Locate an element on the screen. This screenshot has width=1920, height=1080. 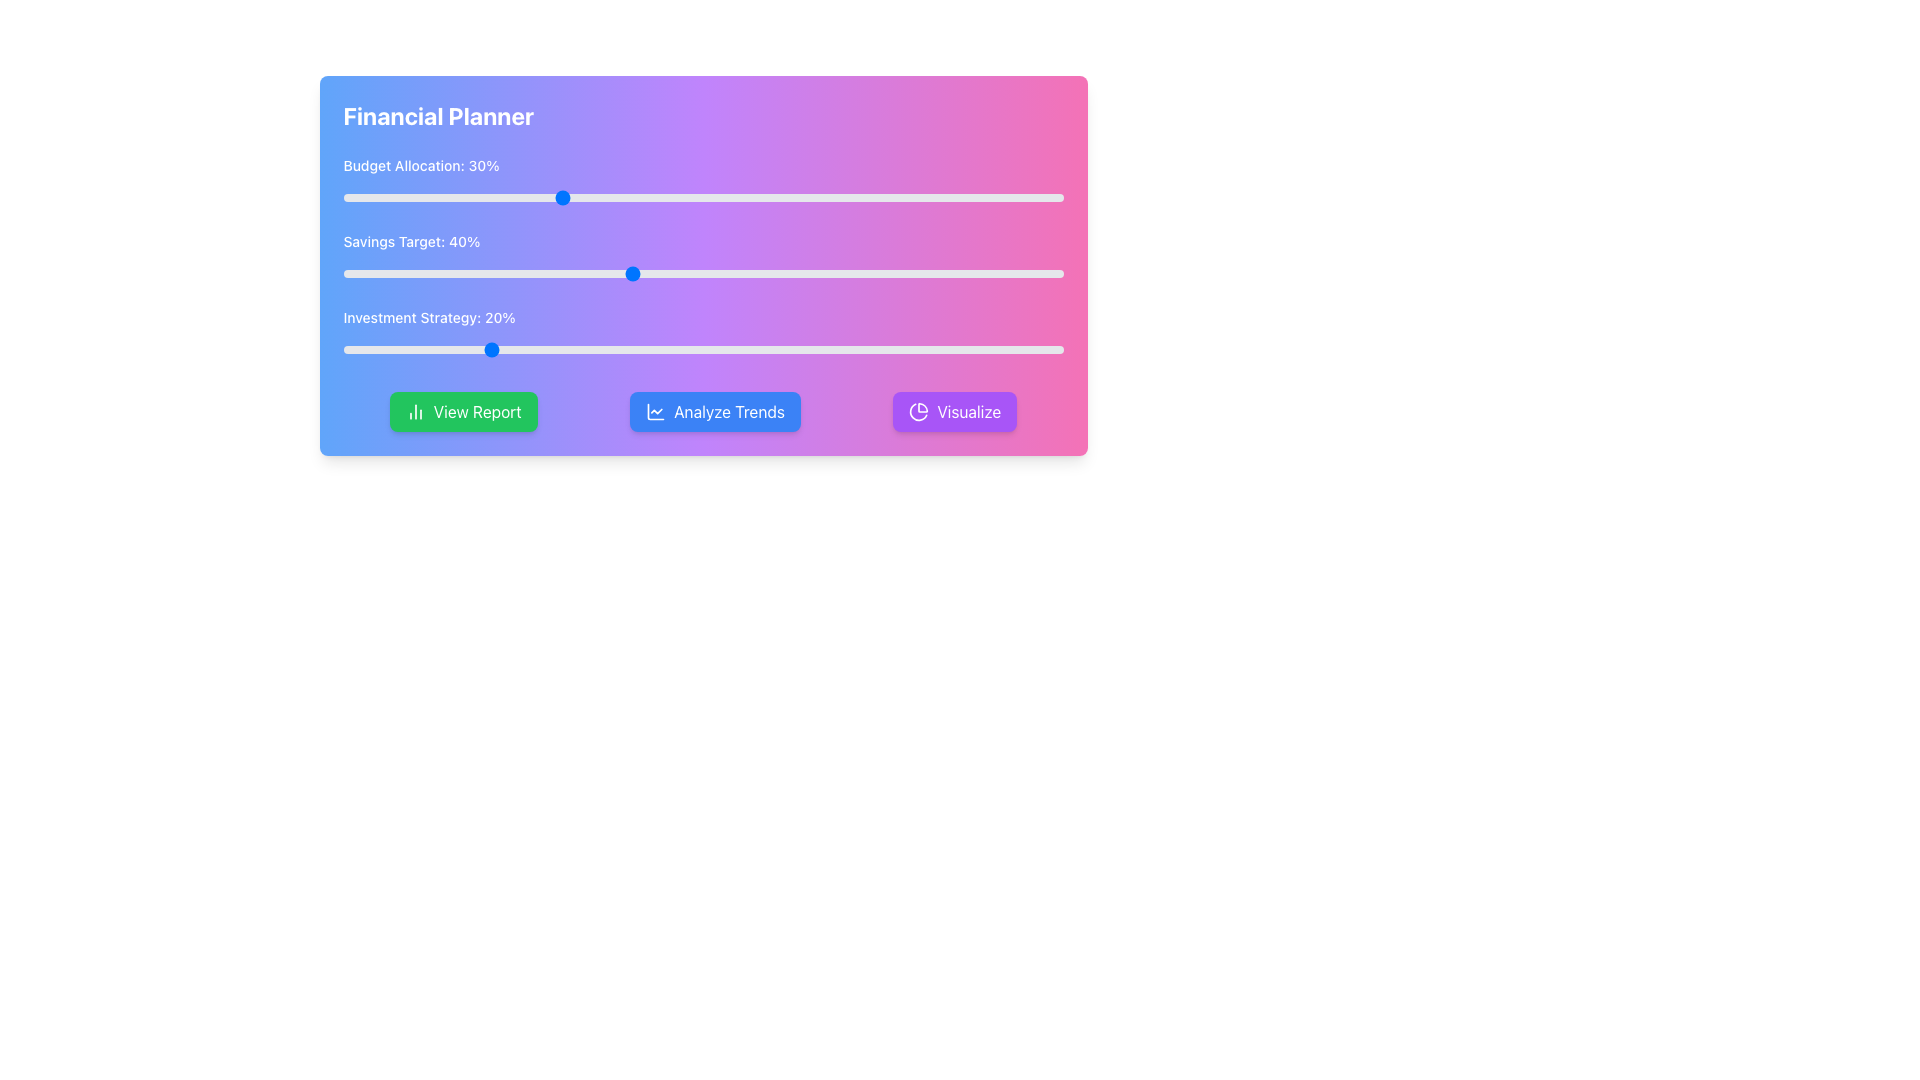
the savings target is located at coordinates (1020, 273).